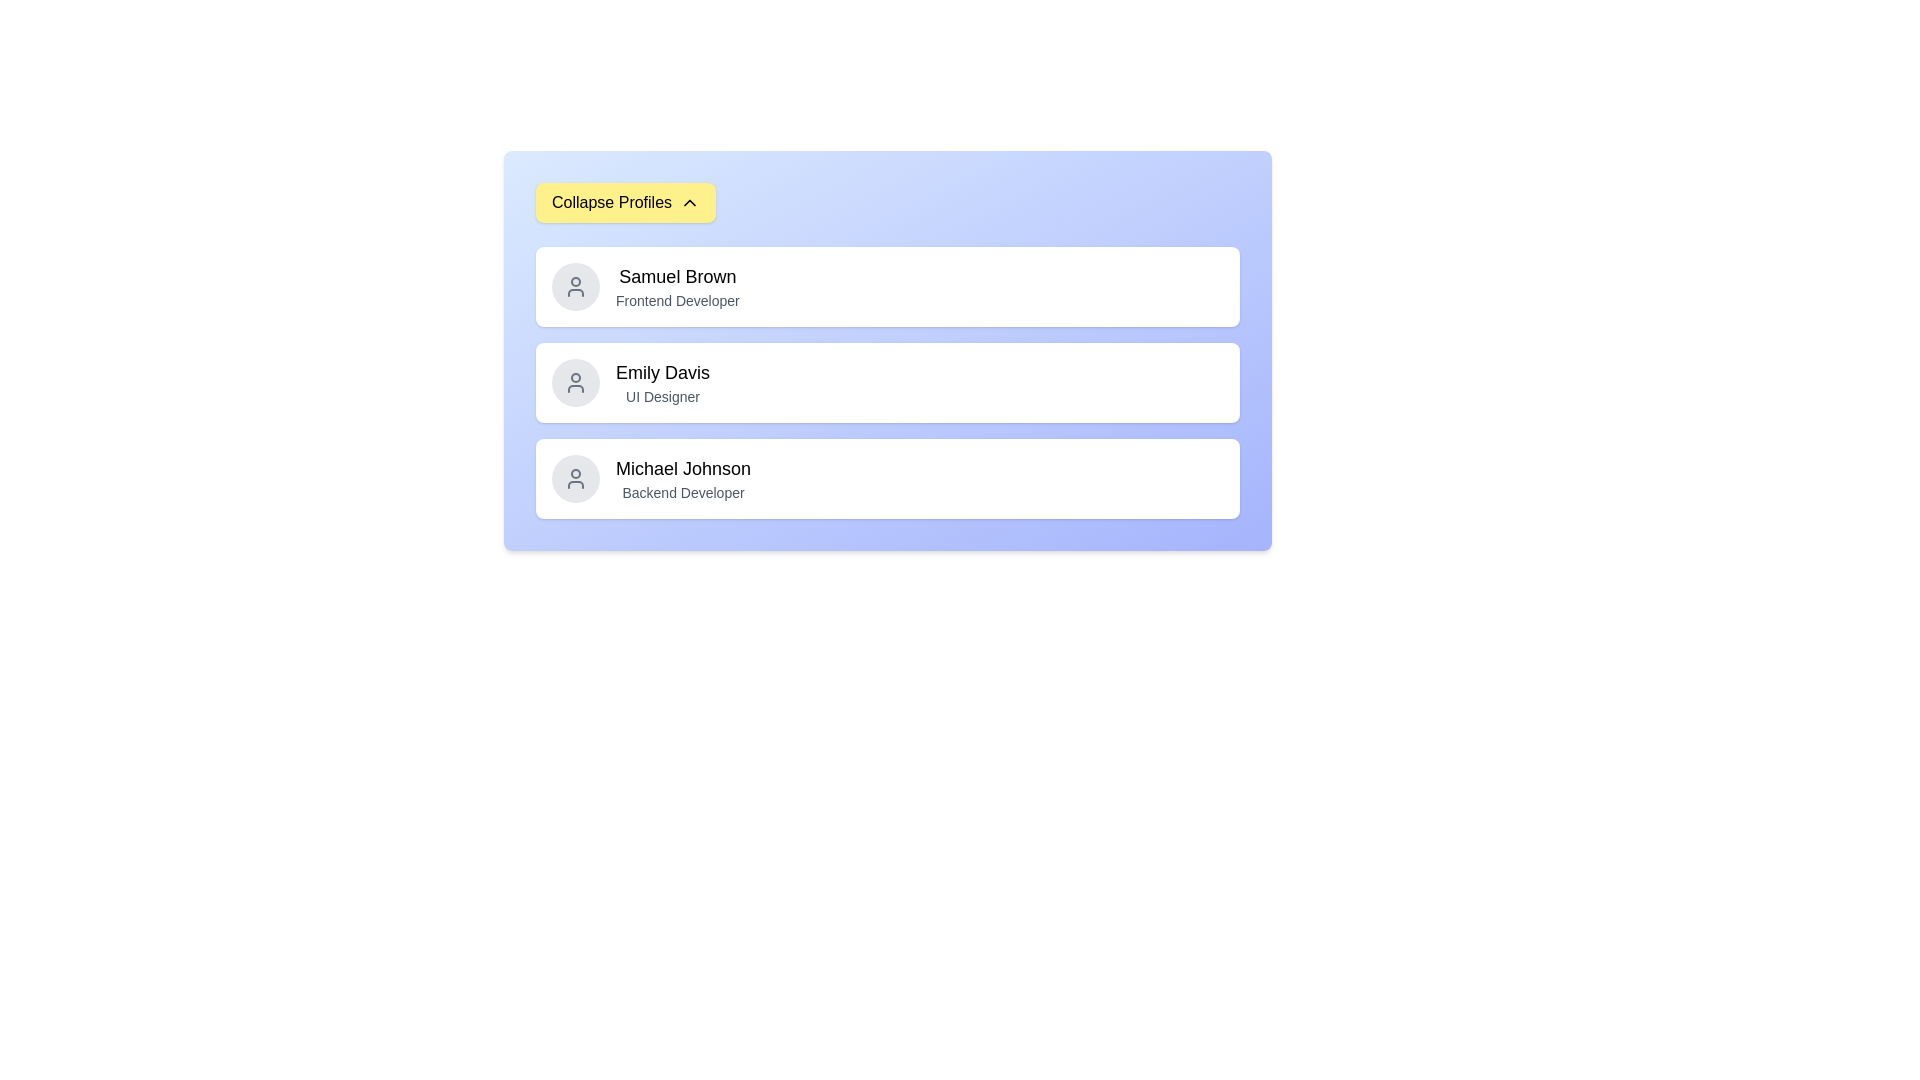 The image size is (1920, 1080). I want to click on the text component displaying 'Michael Johnson' and 'Backend Developer' located within the third profile card, positioned to the right of the circular avatar icon, so click(683, 478).